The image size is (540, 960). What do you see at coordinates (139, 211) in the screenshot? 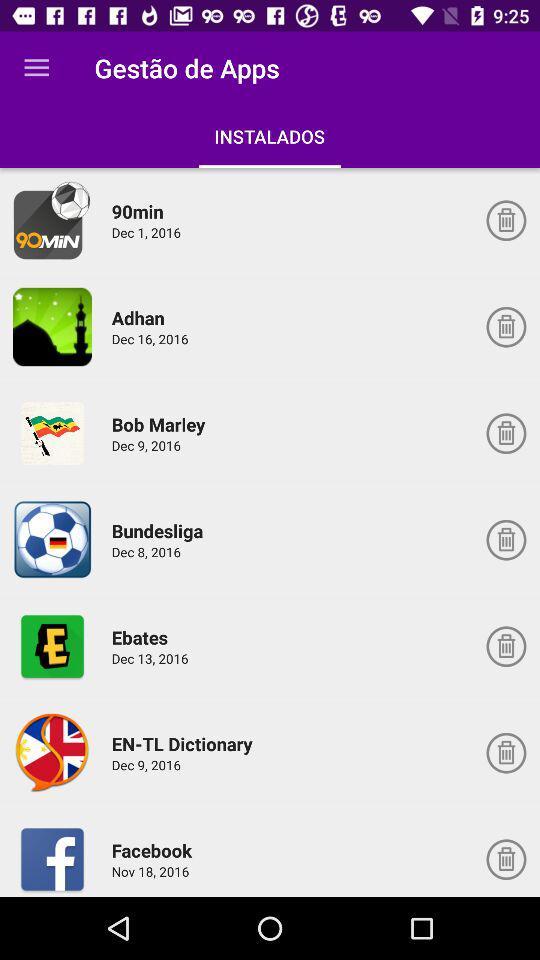
I see `the 90min item` at bounding box center [139, 211].